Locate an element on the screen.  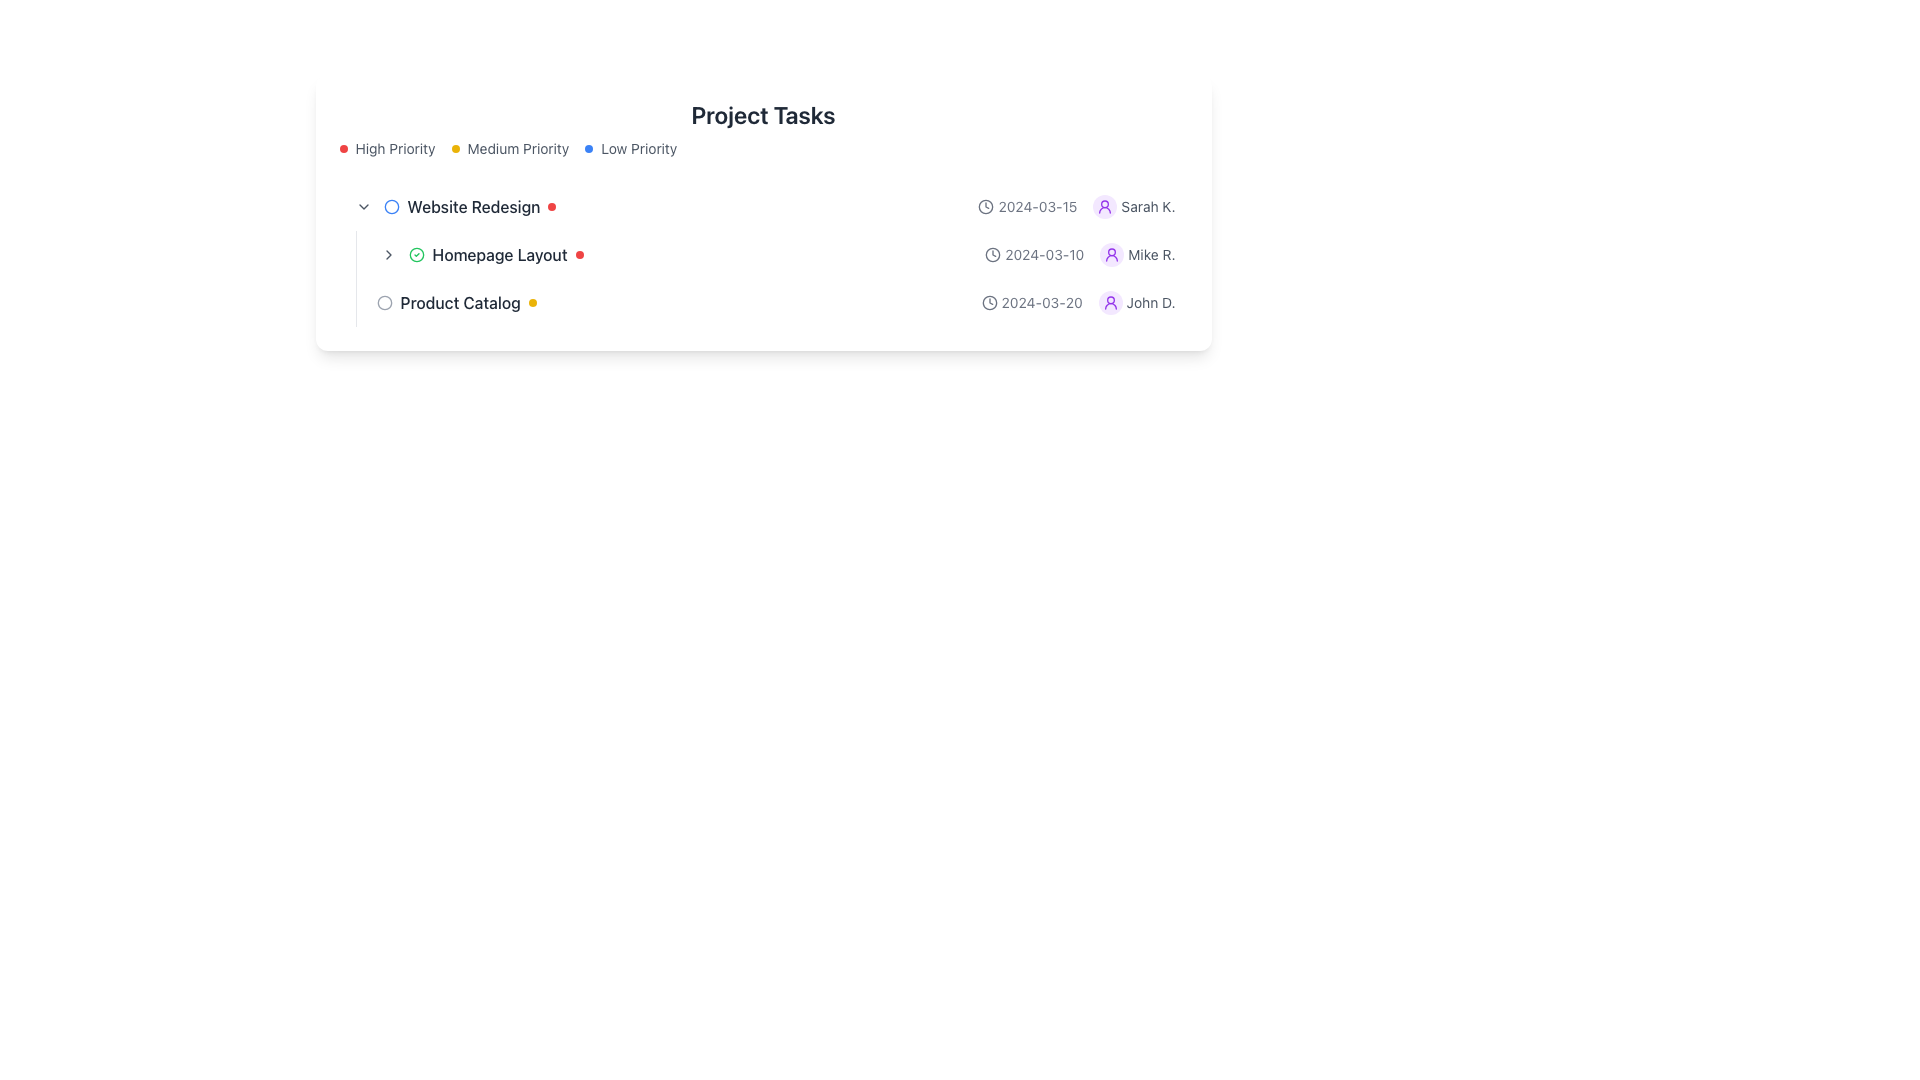
the 'Homepage Layout' text label, which is styled in gray and positioned in a hierarchical list under 'Website Redesign' is located at coordinates (499, 253).